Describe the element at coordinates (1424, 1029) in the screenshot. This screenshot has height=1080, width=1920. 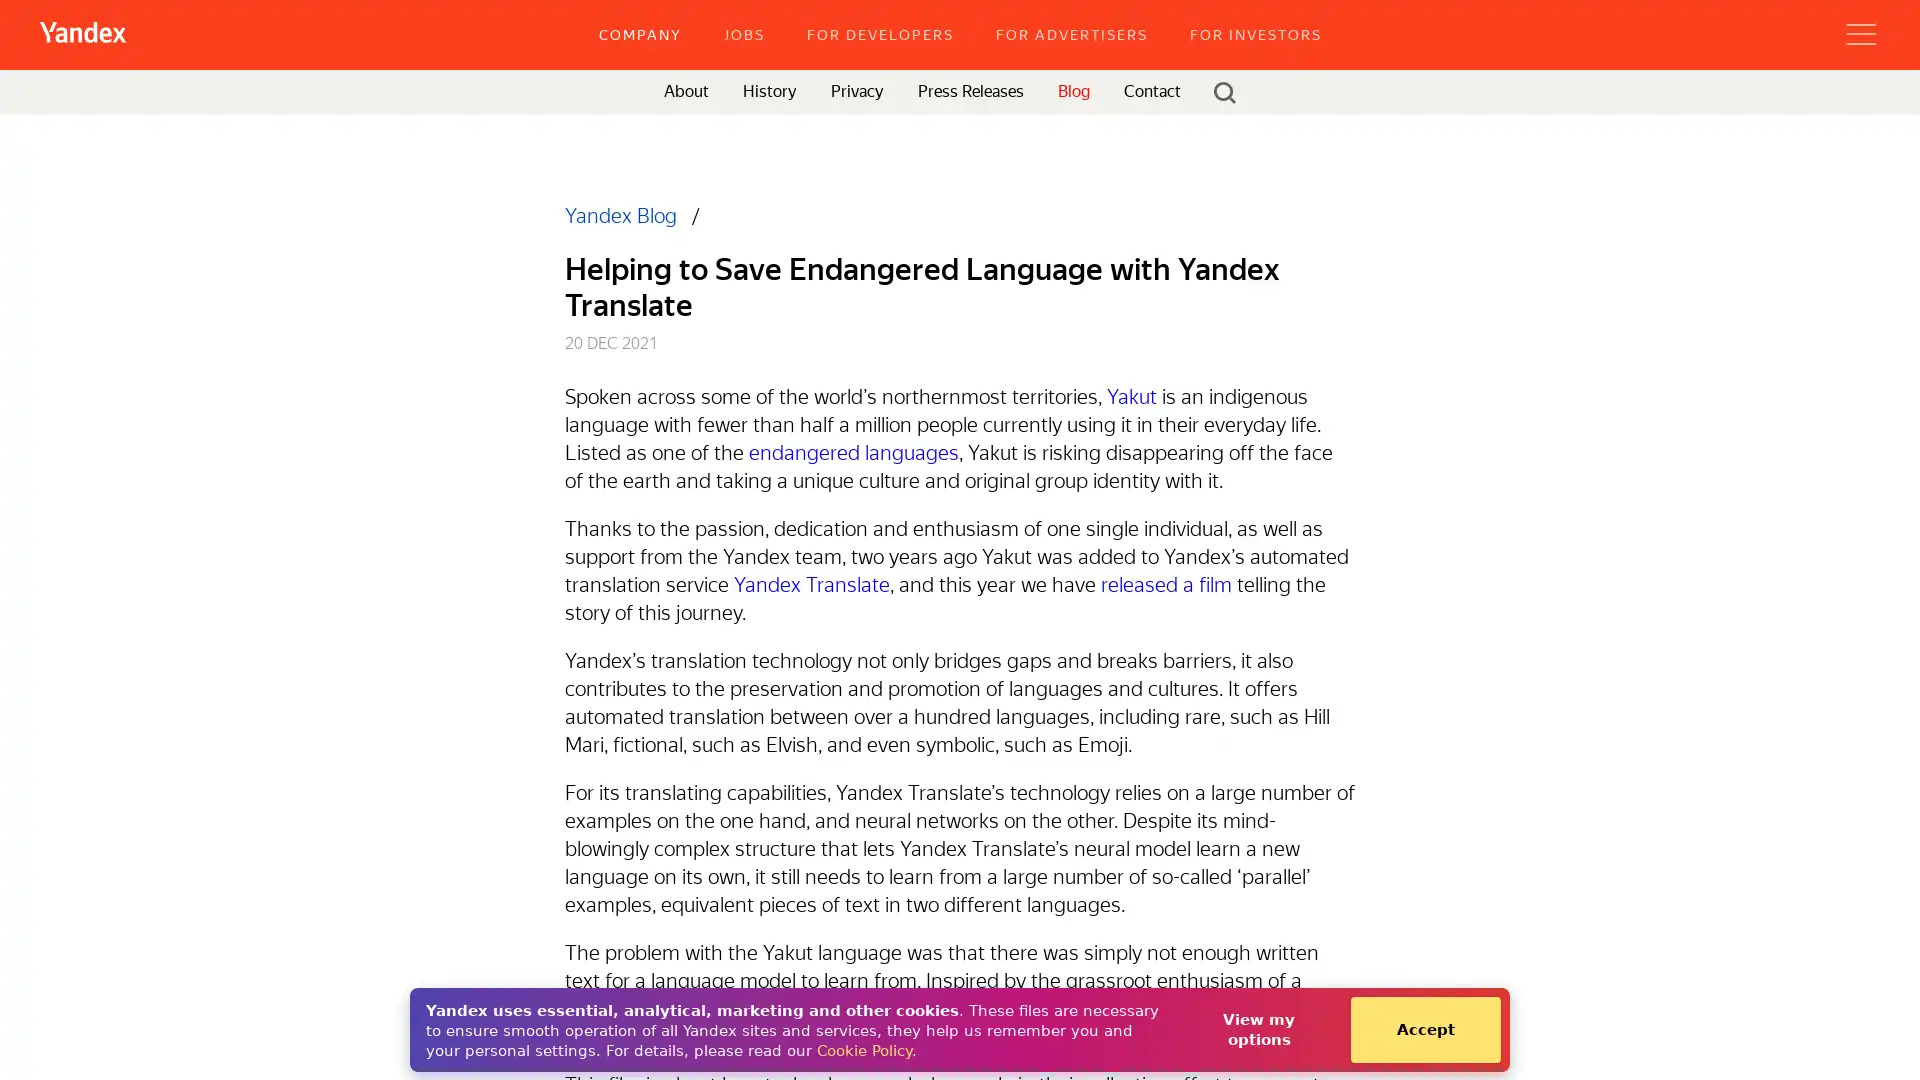
I see `Accept` at that location.